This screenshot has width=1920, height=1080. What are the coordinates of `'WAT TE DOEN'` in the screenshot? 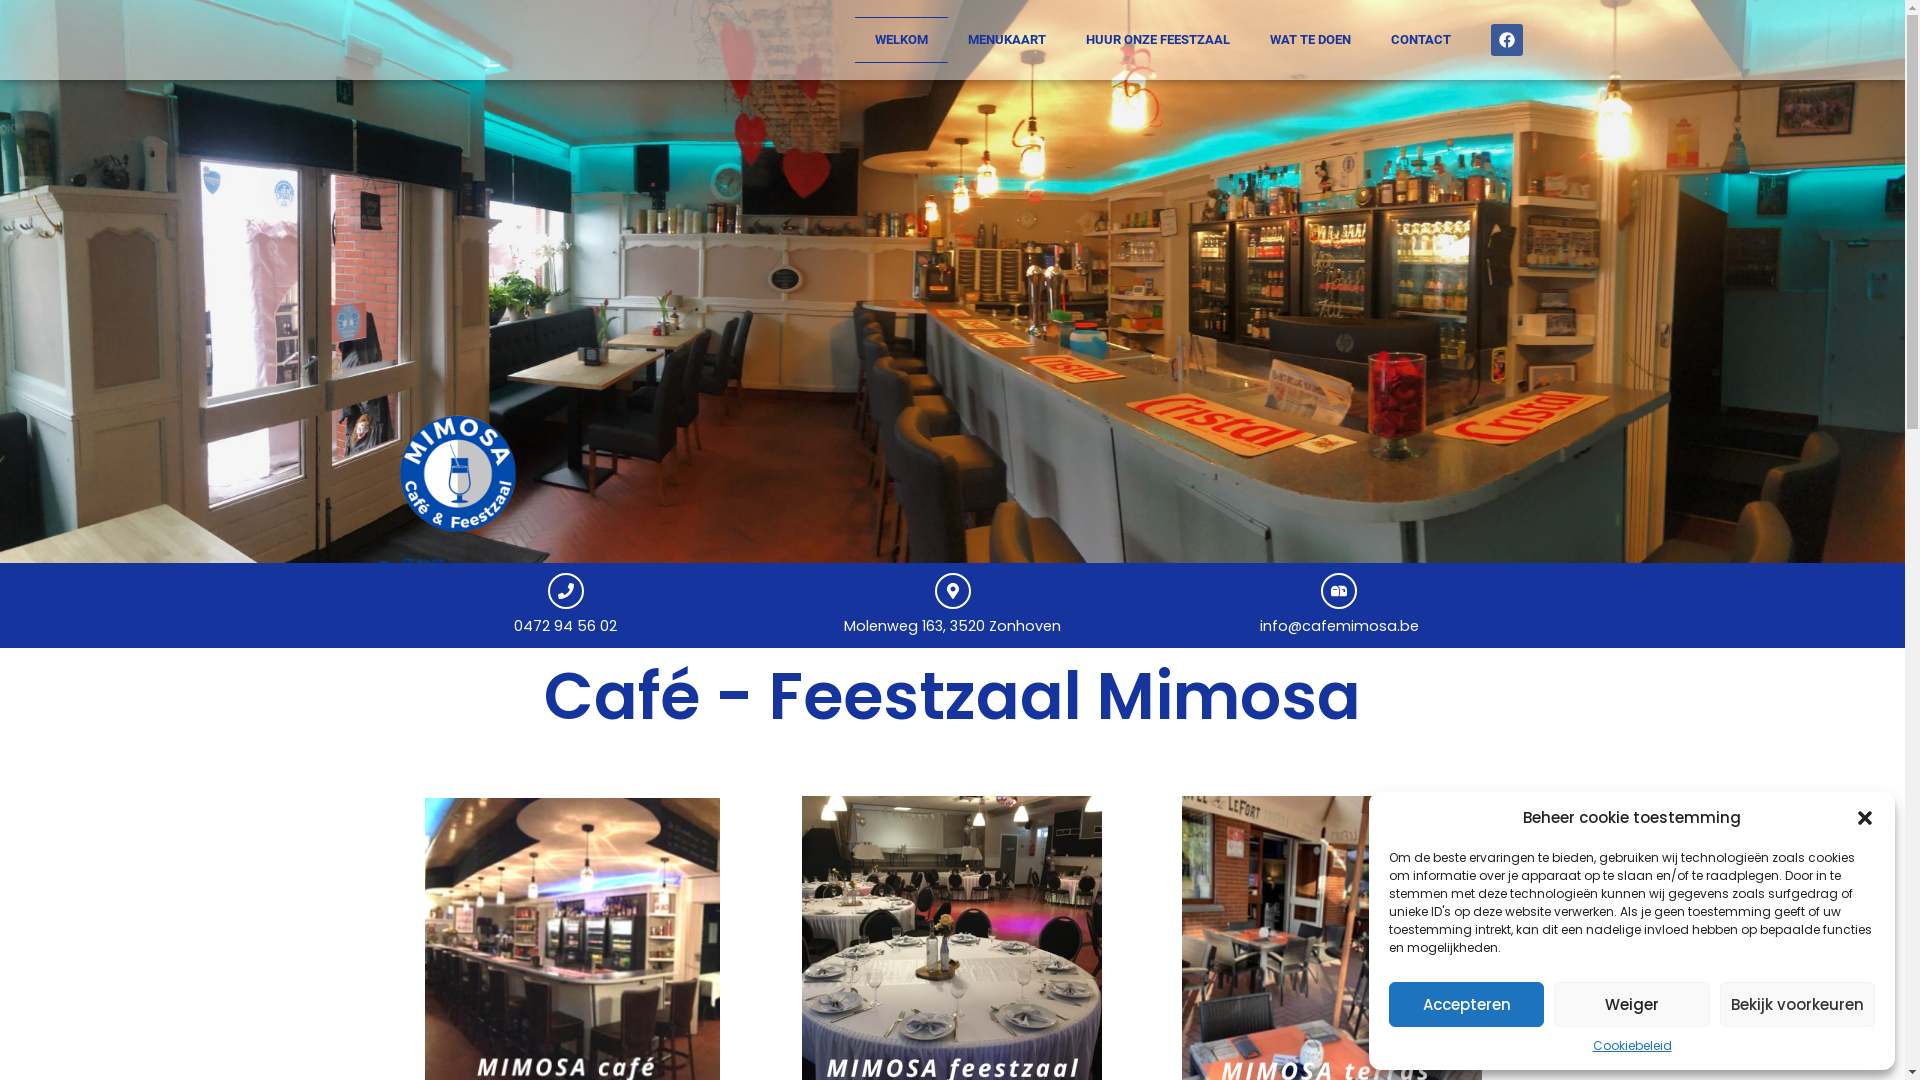 It's located at (1310, 39).